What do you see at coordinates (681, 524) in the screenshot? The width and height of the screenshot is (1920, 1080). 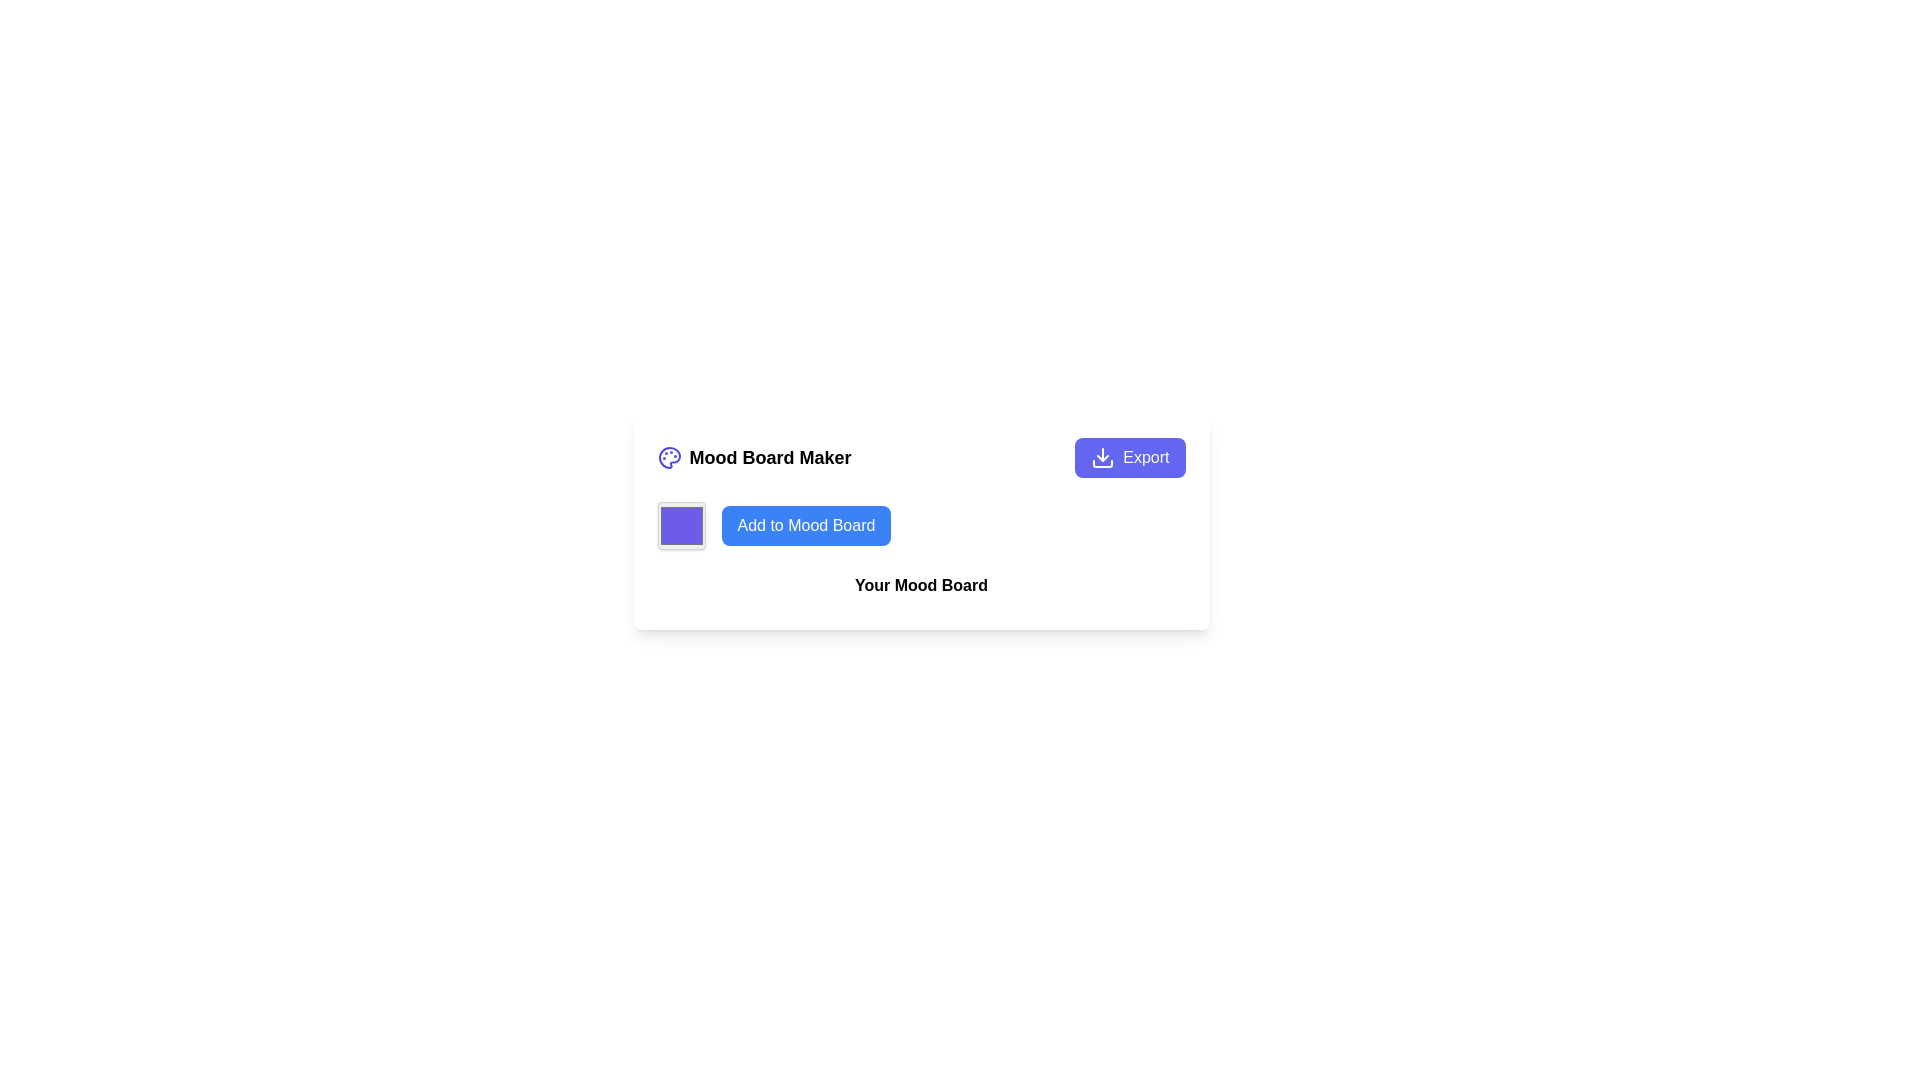 I see `the Color Picker Input located to the left of the 'Add to Mood Board' button` at bounding box center [681, 524].